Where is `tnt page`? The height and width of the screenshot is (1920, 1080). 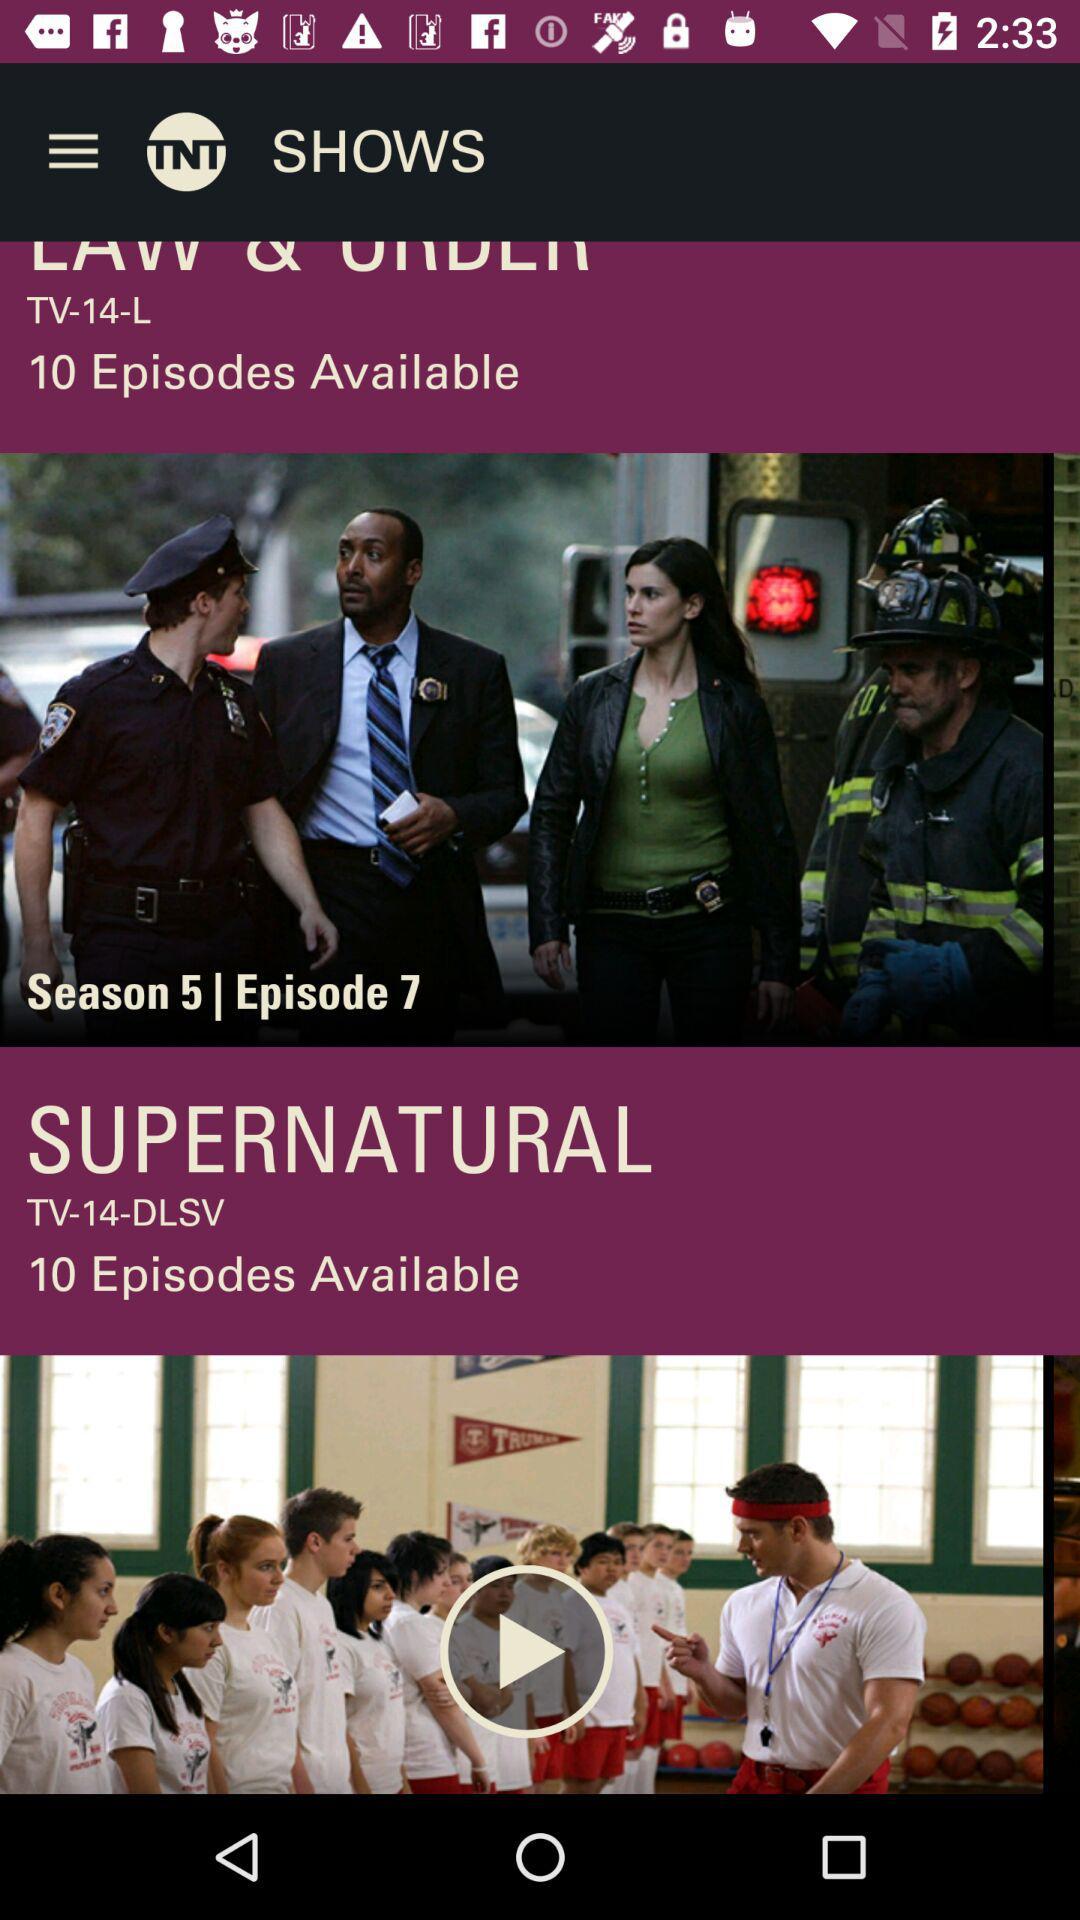
tnt page is located at coordinates (186, 150).